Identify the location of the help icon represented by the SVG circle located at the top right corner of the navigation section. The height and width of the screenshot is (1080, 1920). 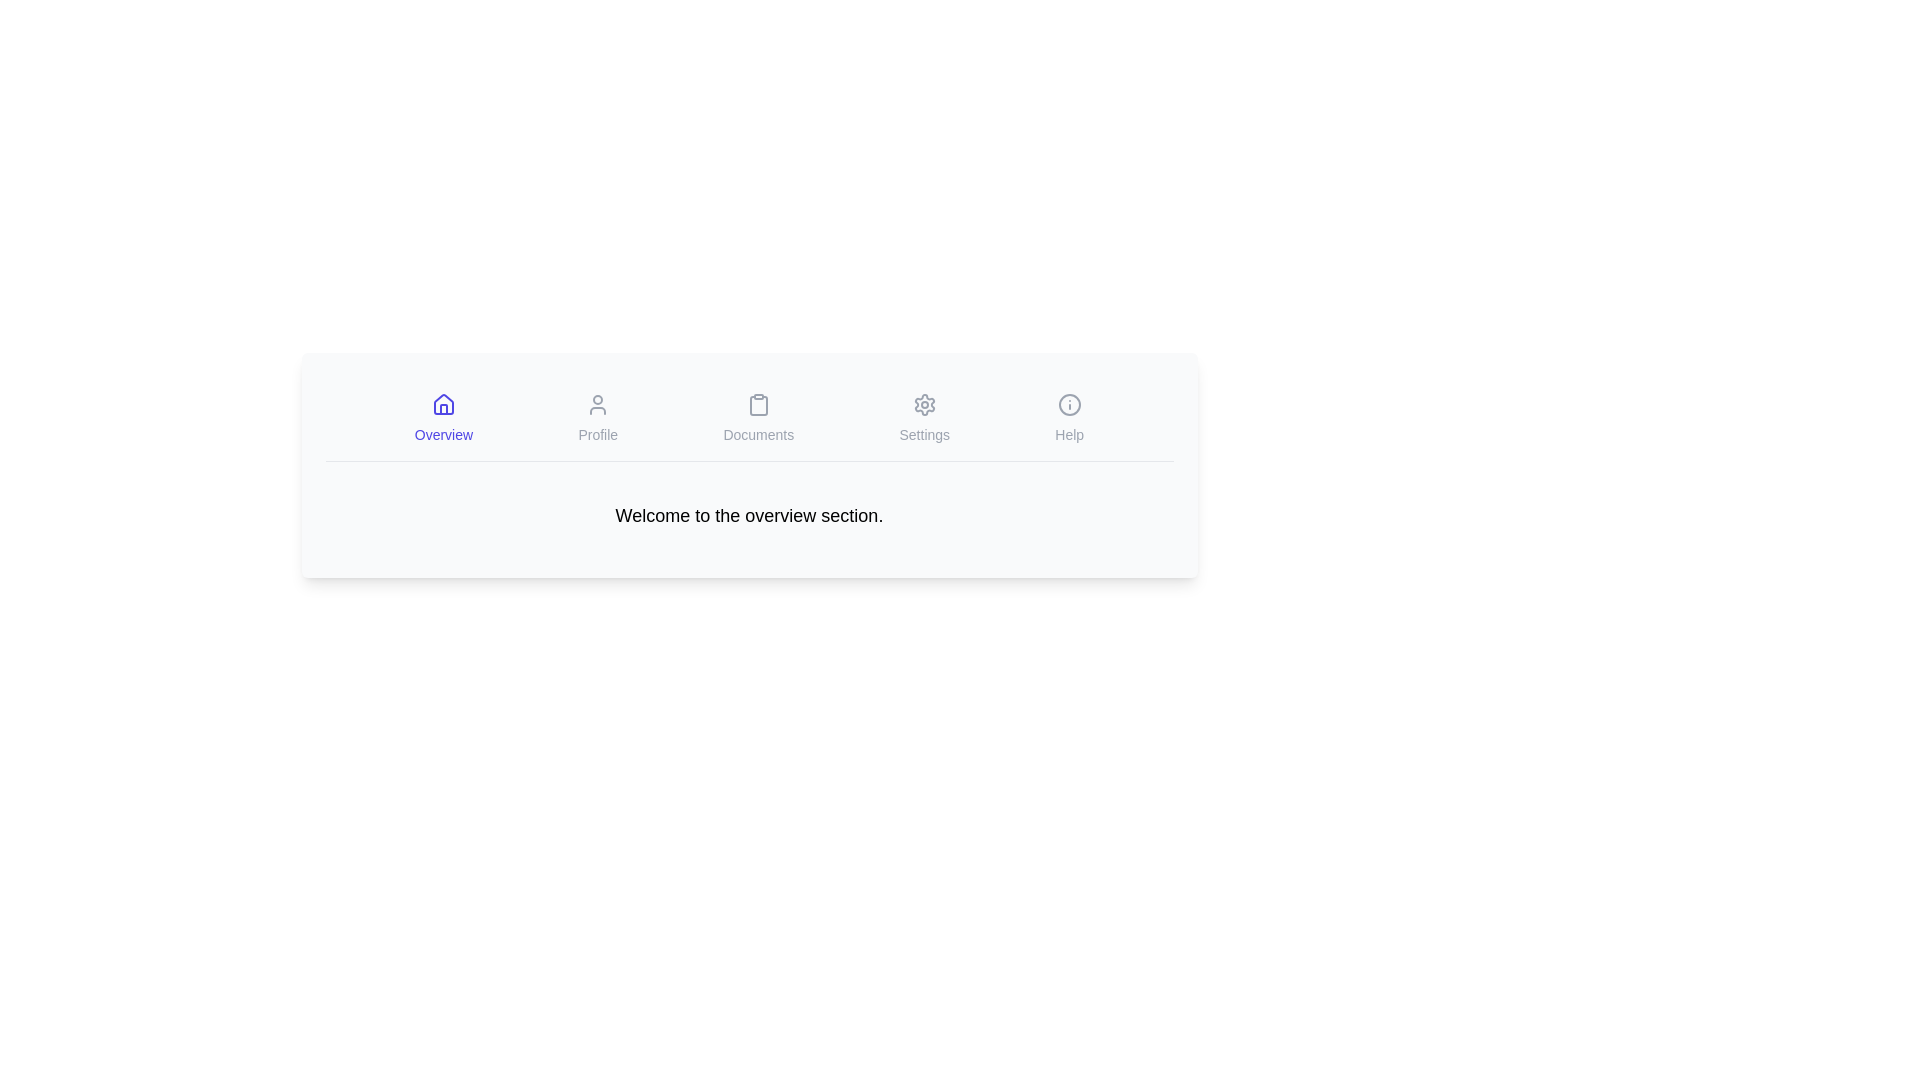
(1068, 405).